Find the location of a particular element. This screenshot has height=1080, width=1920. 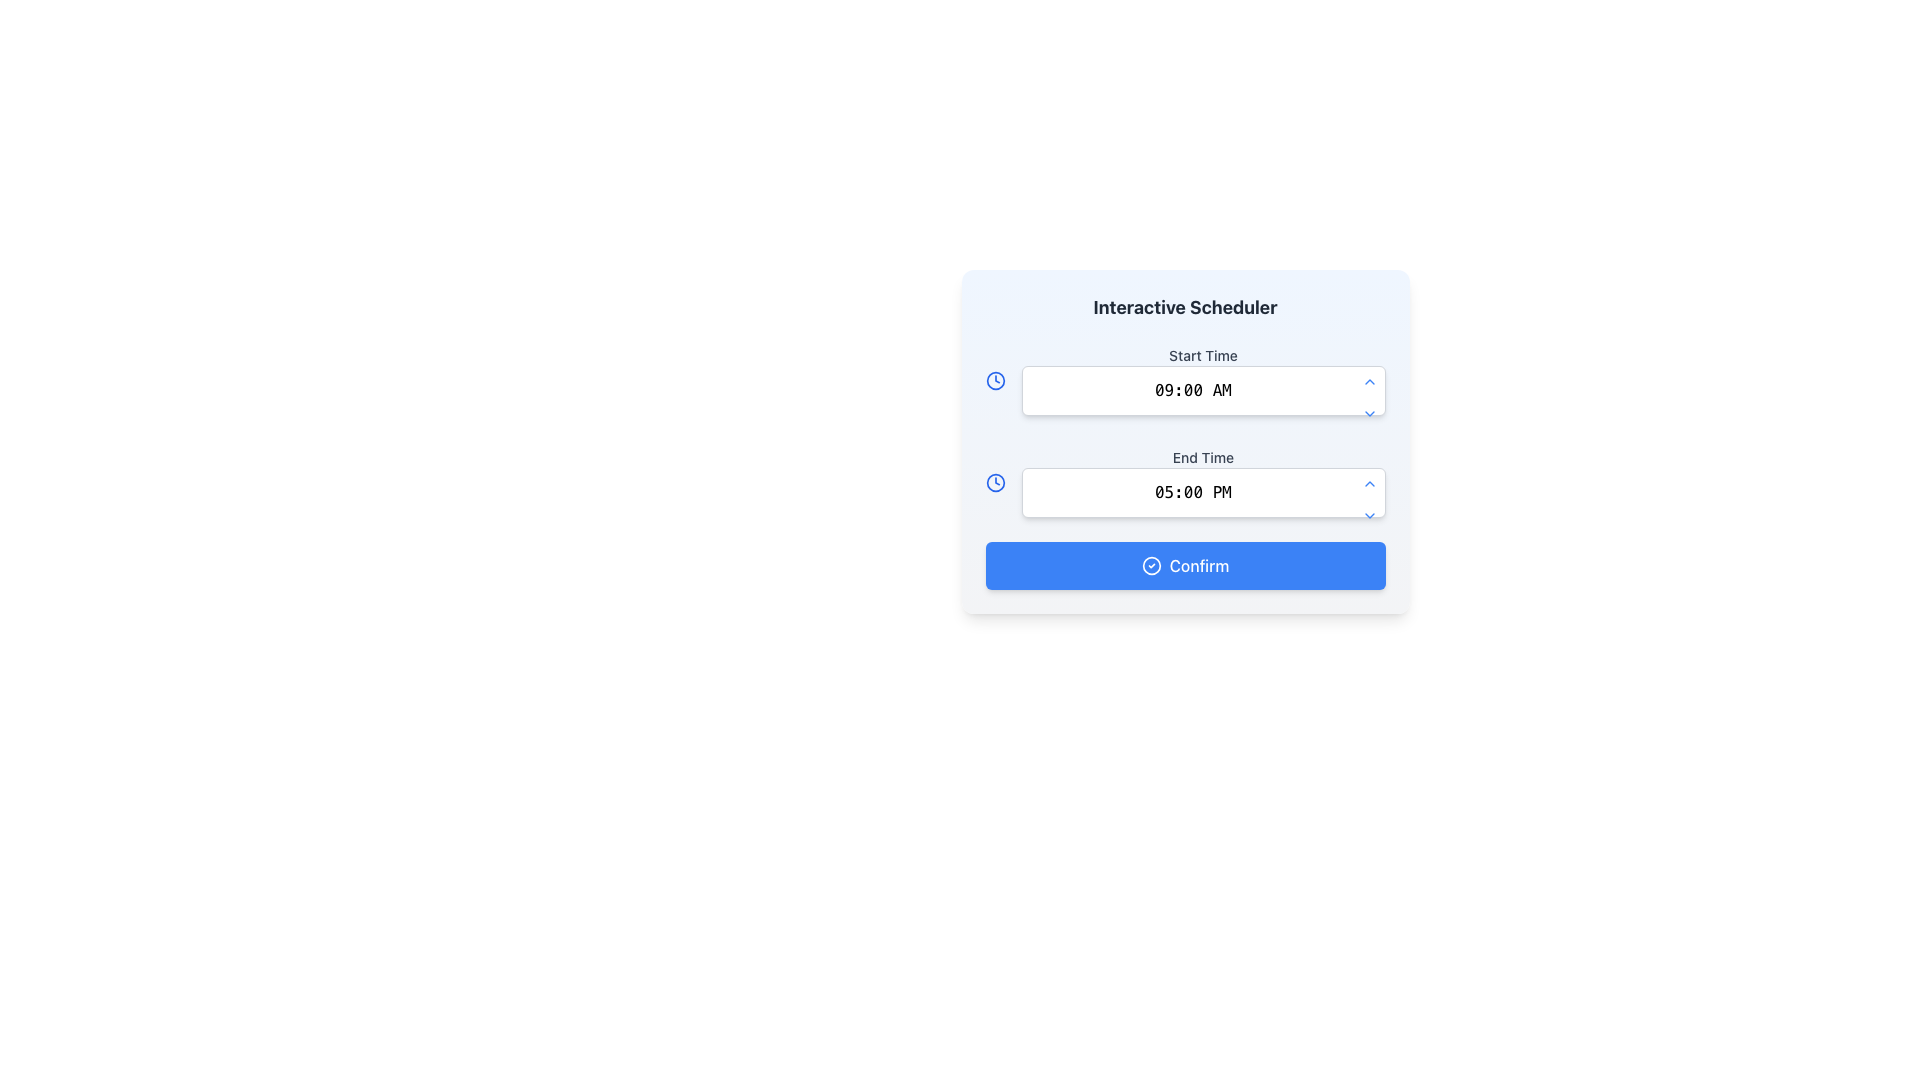

the 'Confirm' button with a blue background and white text, located at the bottom of the 'Interactive Scheduler' dialog box is located at coordinates (1185, 566).